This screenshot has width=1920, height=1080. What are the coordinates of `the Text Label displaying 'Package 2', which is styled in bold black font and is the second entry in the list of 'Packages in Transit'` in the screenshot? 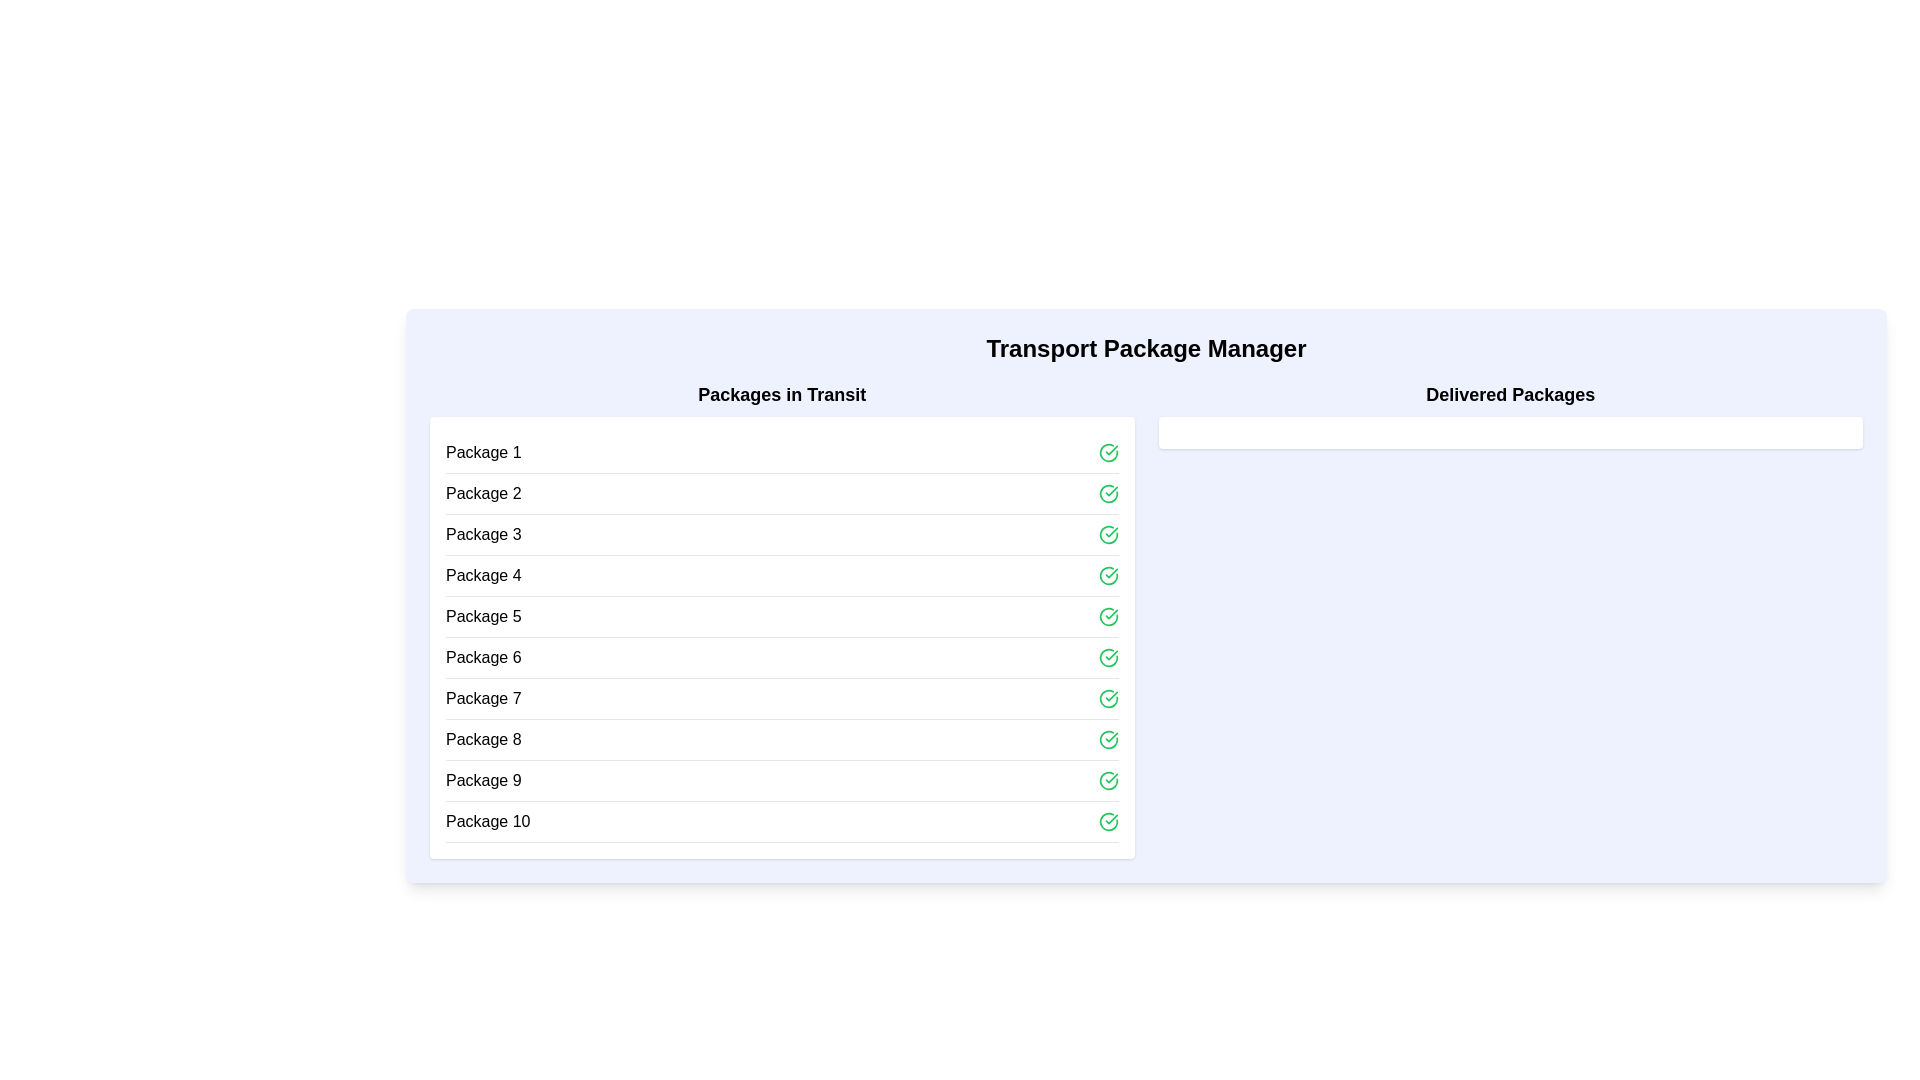 It's located at (483, 493).